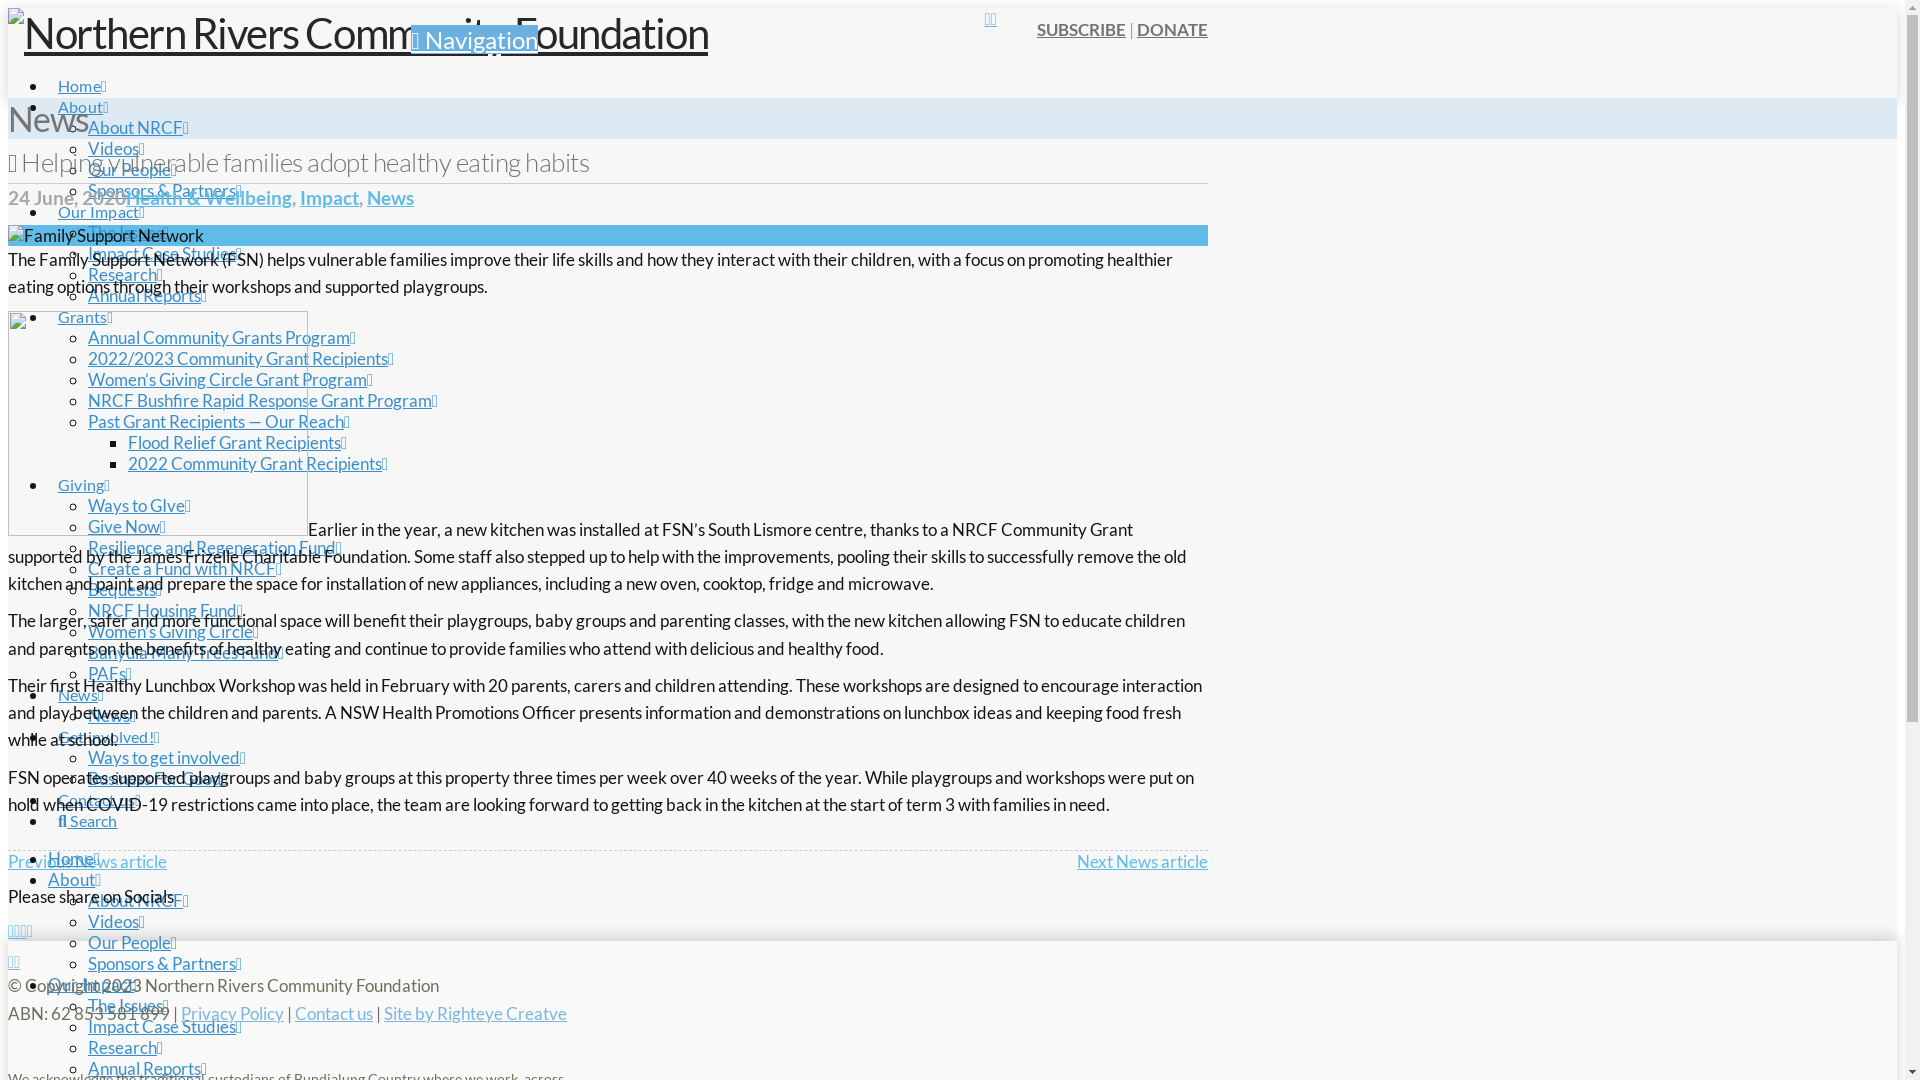 The height and width of the screenshot is (1080, 1920). What do you see at coordinates (10, 960) in the screenshot?
I see `'Facebook'` at bounding box center [10, 960].